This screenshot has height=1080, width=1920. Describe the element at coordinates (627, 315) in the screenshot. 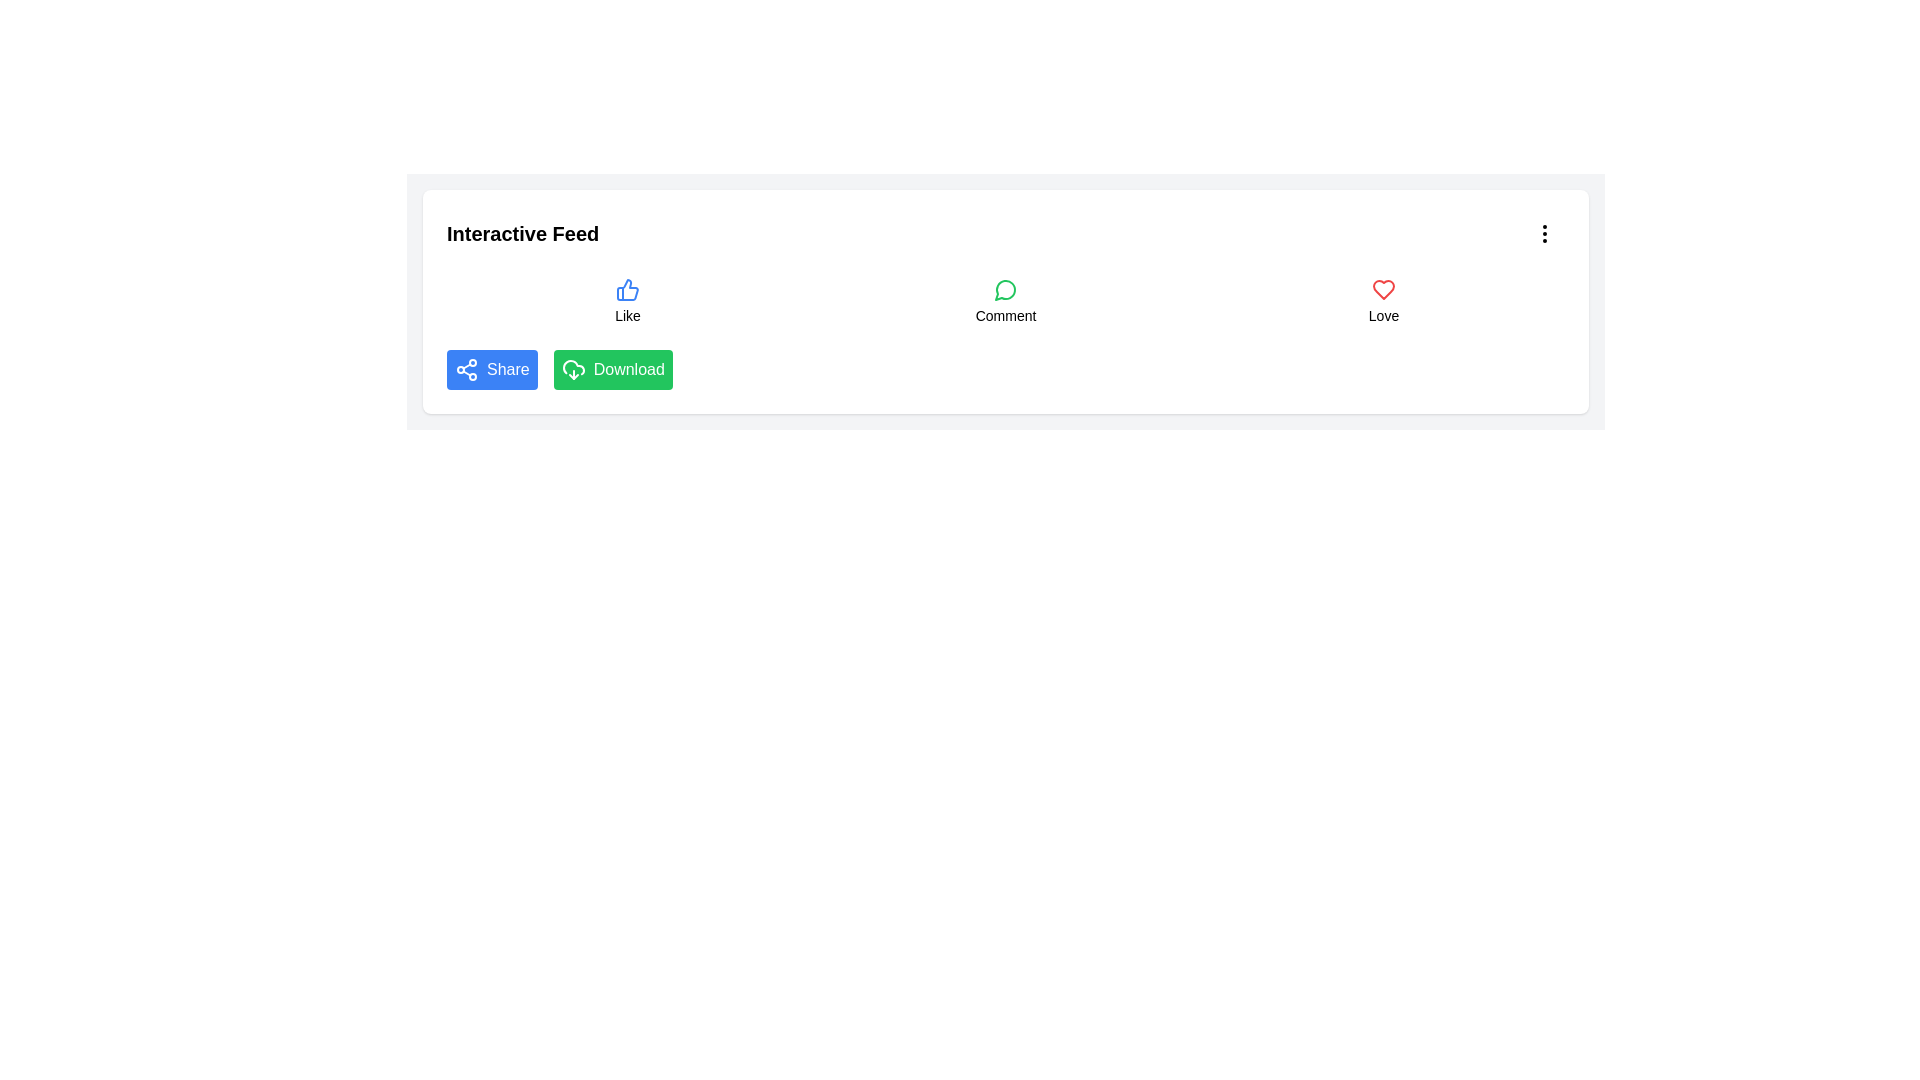

I see `the 'Like' text label, which is styled in a small sans-serif font and positioned below a thumbs-up icon` at that location.